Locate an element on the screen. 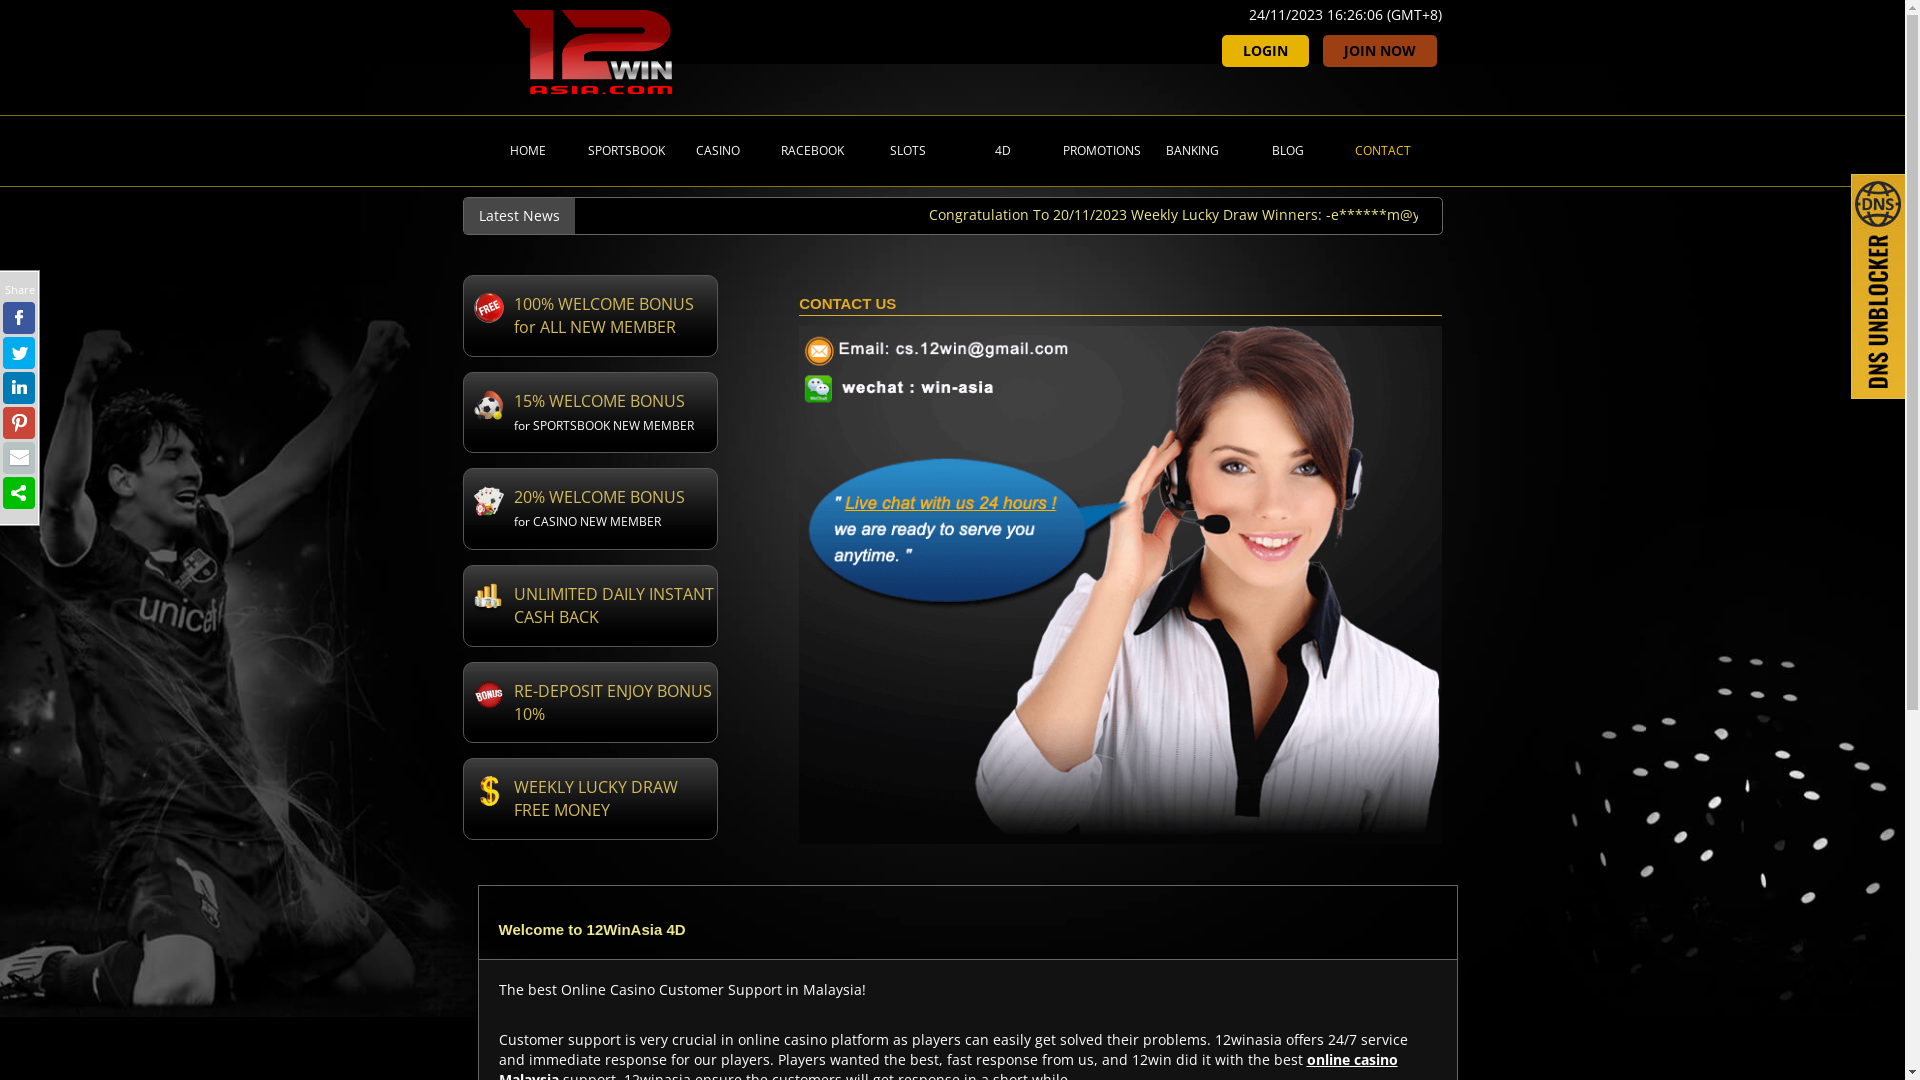 Image resolution: width=1920 pixels, height=1080 pixels. 'JOIN NOW' is located at coordinates (1379, 49).